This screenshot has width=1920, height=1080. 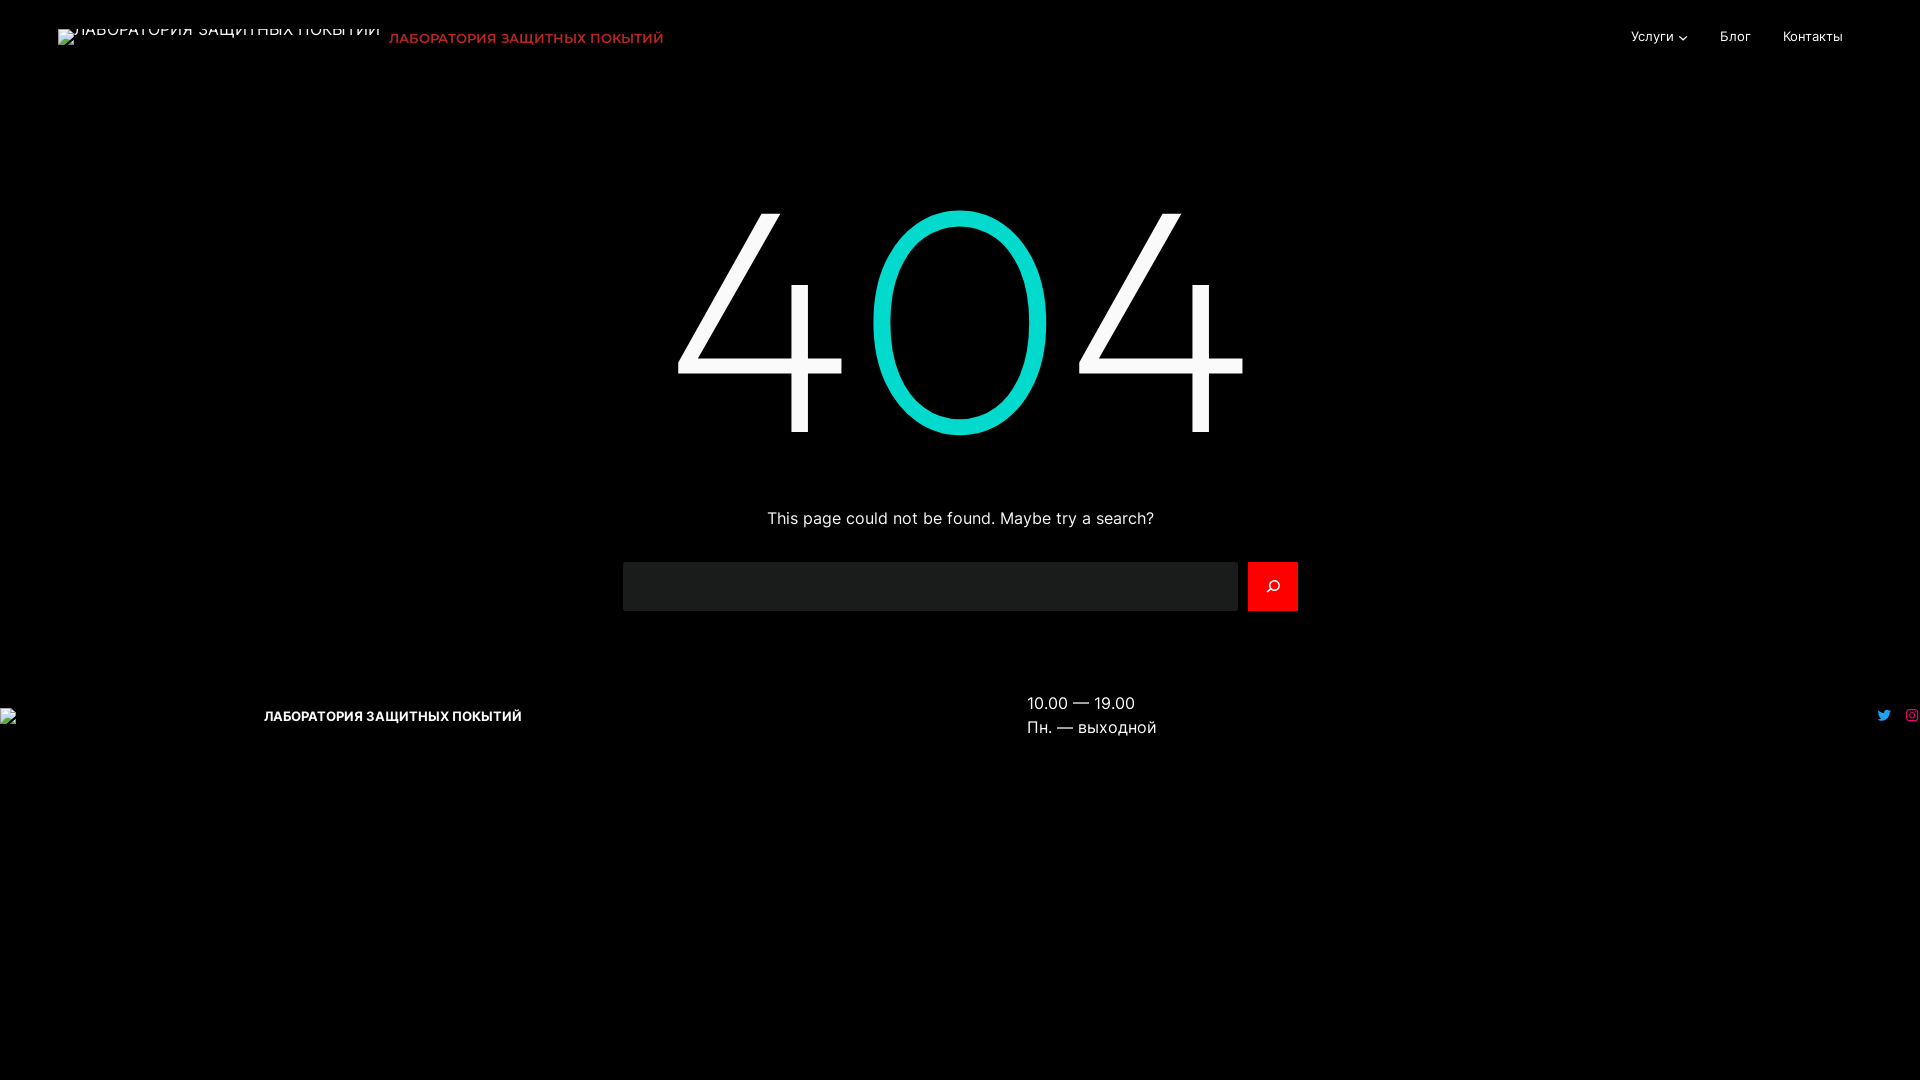 What do you see at coordinates (1882, 713) in the screenshot?
I see `'Twitter'` at bounding box center [1882, 713].